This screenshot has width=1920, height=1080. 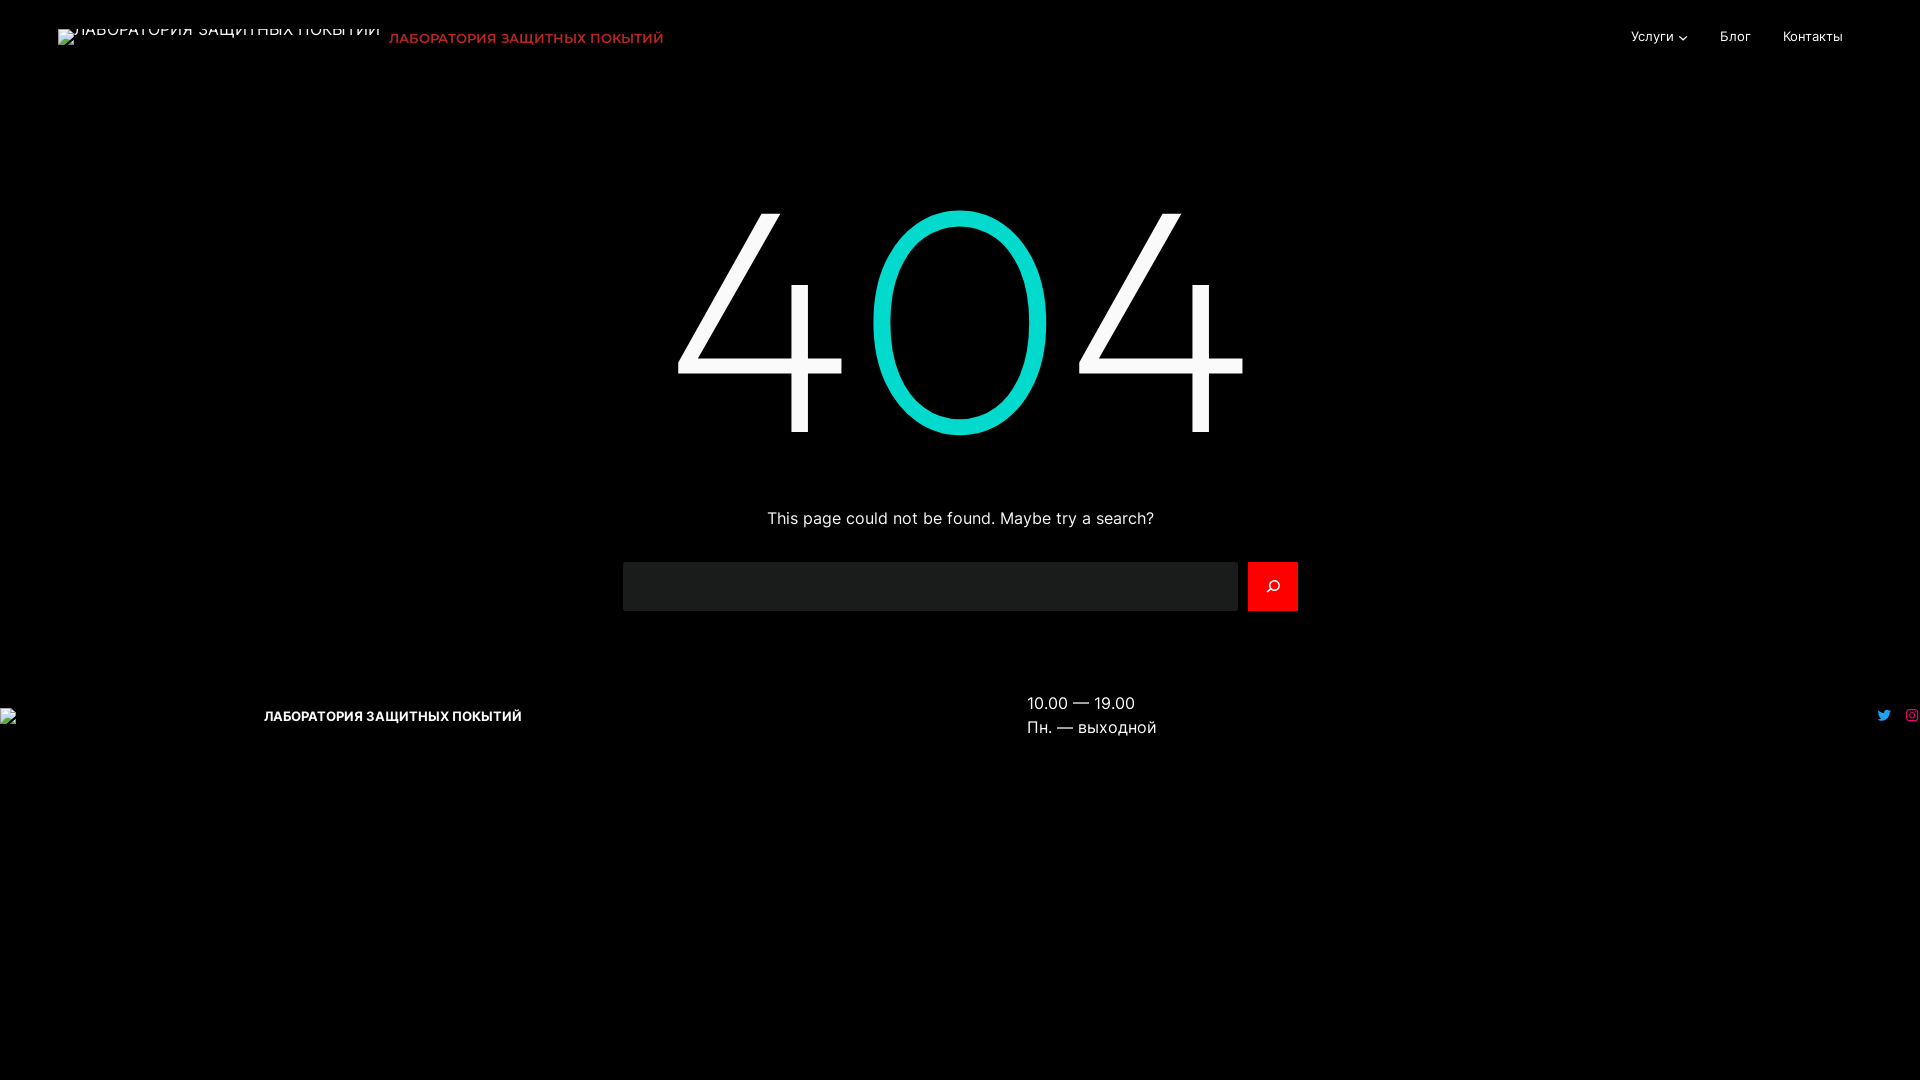 What do you see at coordinates (1882, 713) in the screenshot?
I see `'Twitter'` at bounding box center [1882, 713].